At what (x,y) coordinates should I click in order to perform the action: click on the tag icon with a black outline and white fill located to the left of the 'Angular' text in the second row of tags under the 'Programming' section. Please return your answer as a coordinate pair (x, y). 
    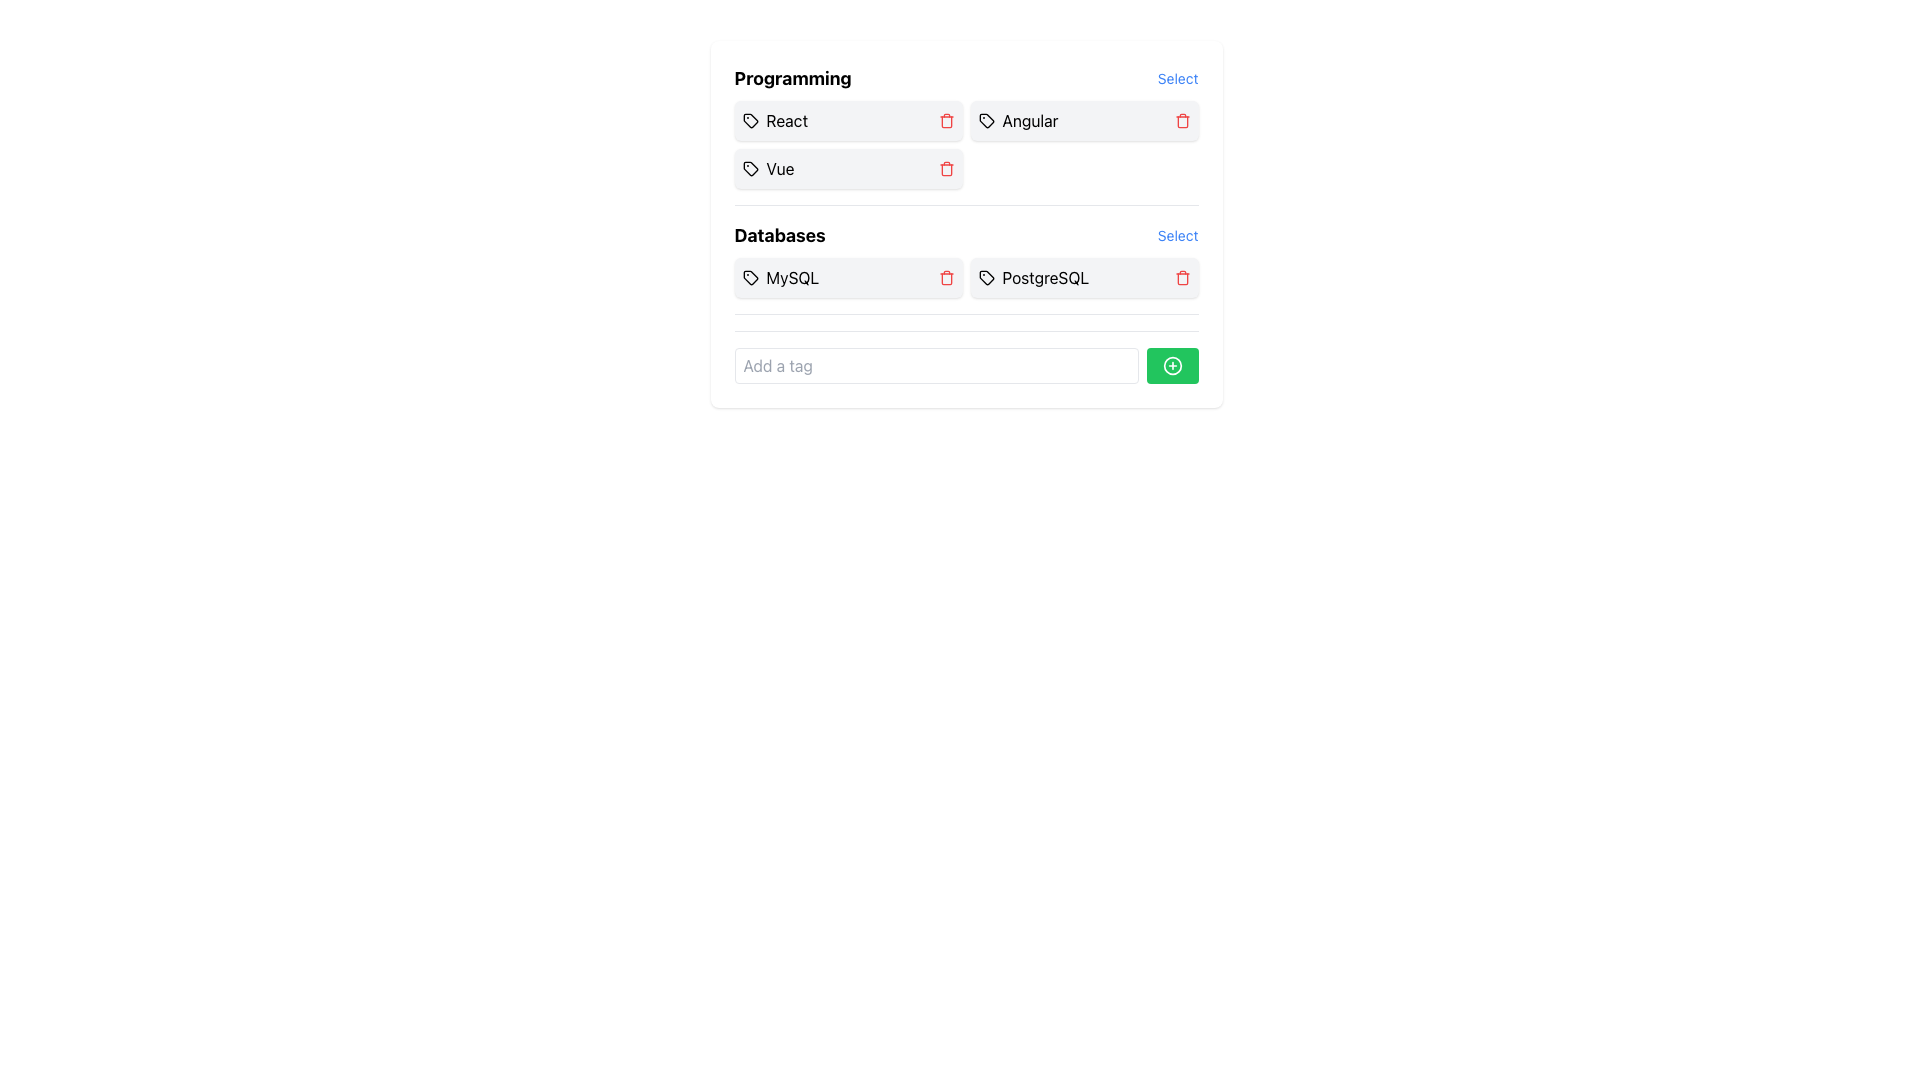
    Looking at the image, I should click on (986, 120).